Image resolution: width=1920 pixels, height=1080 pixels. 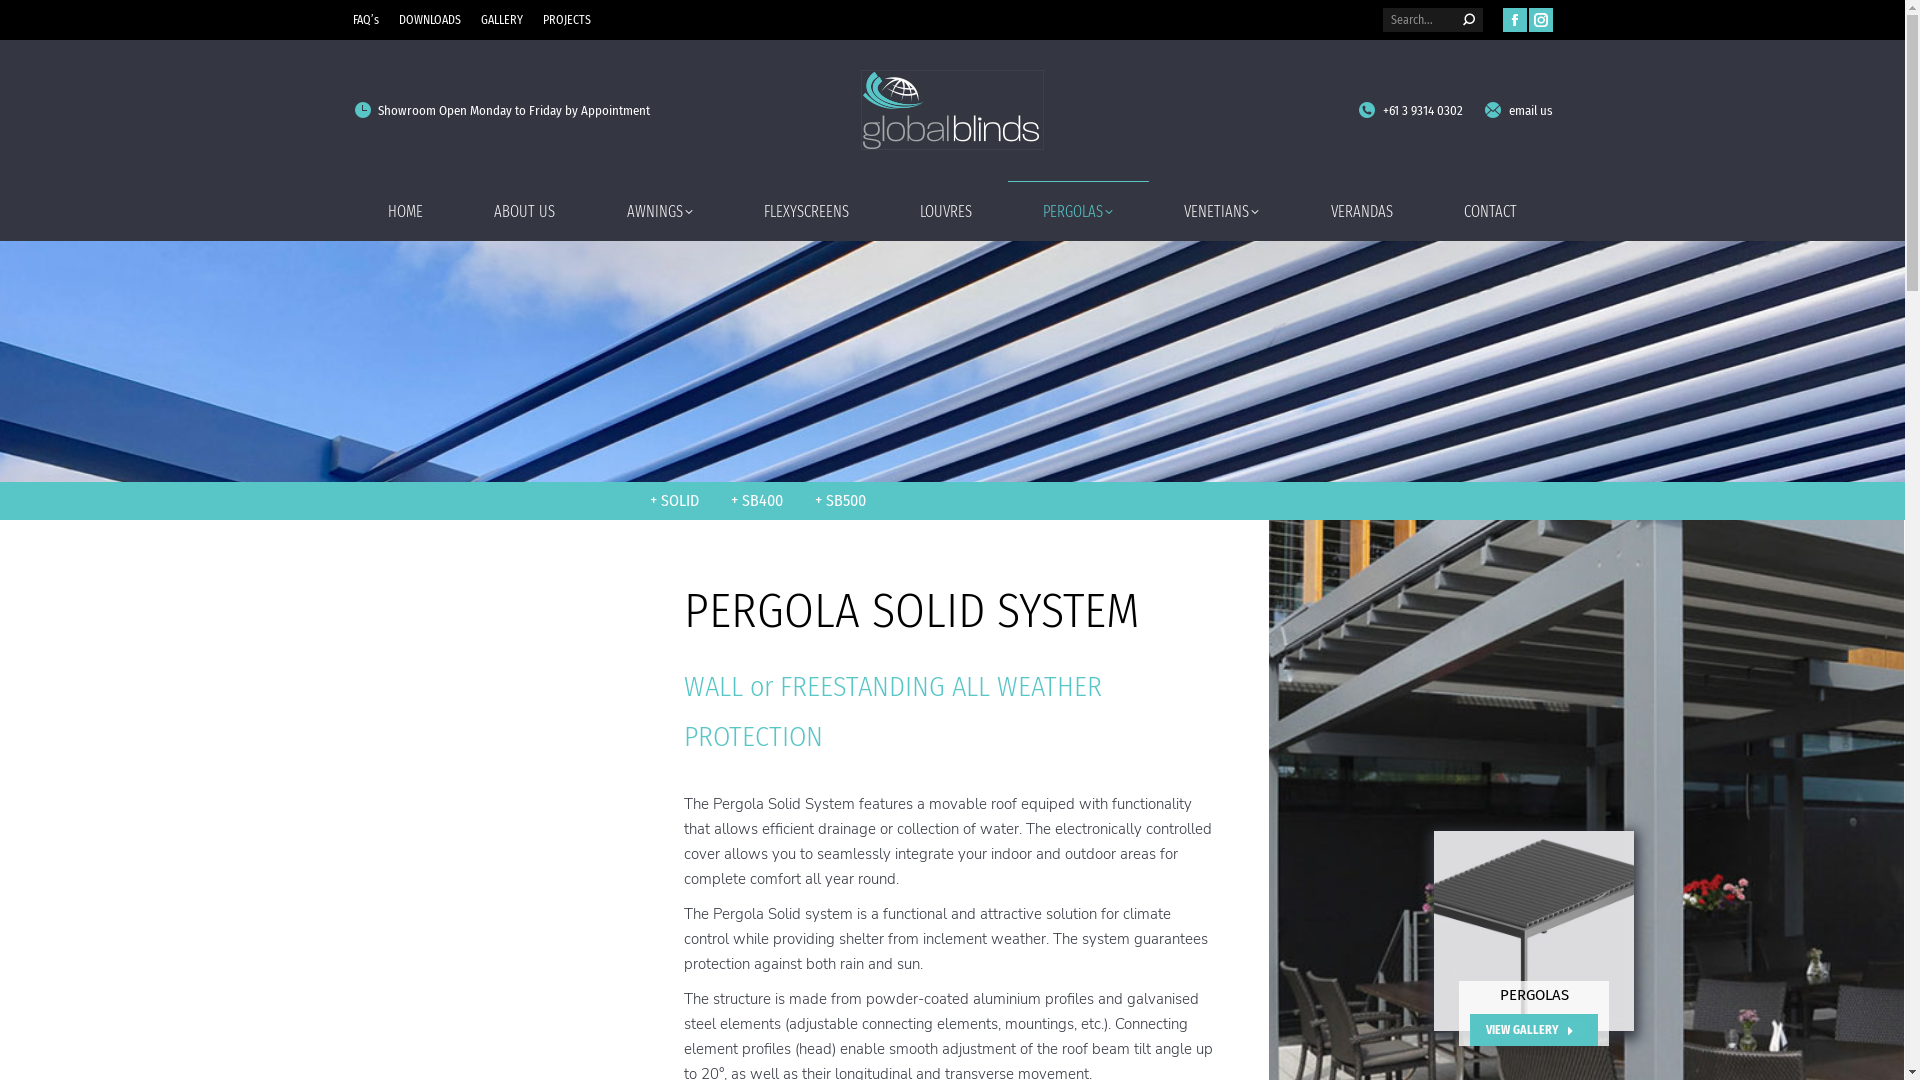 What do you see at coordinates (1539, 19) in the screenshot?
I see `'Instagram page opens in new window'` at bounding box center [1539, 19].